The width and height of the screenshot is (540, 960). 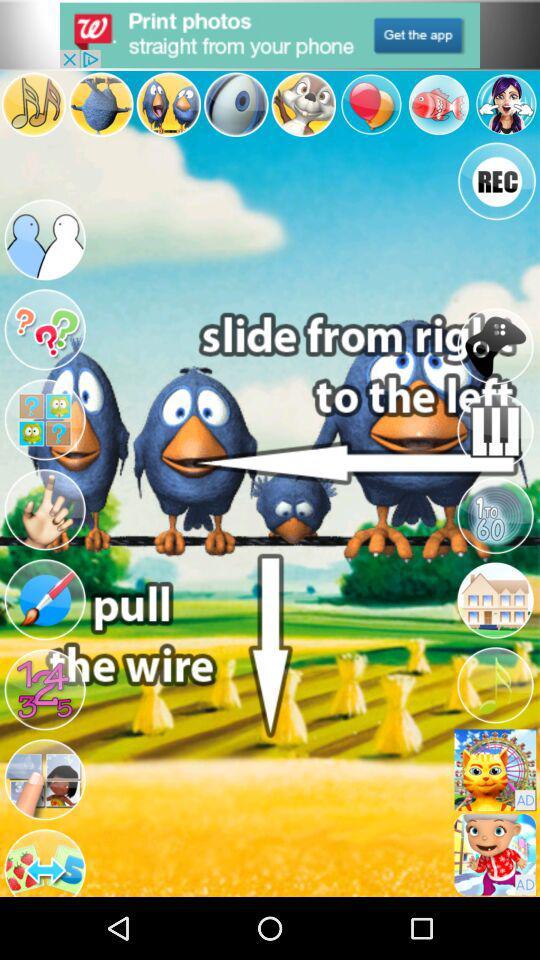 What do you see at coordinates (494, 685) in the screenshot?
I see `the option below house image` at bounding box center [494, 685].